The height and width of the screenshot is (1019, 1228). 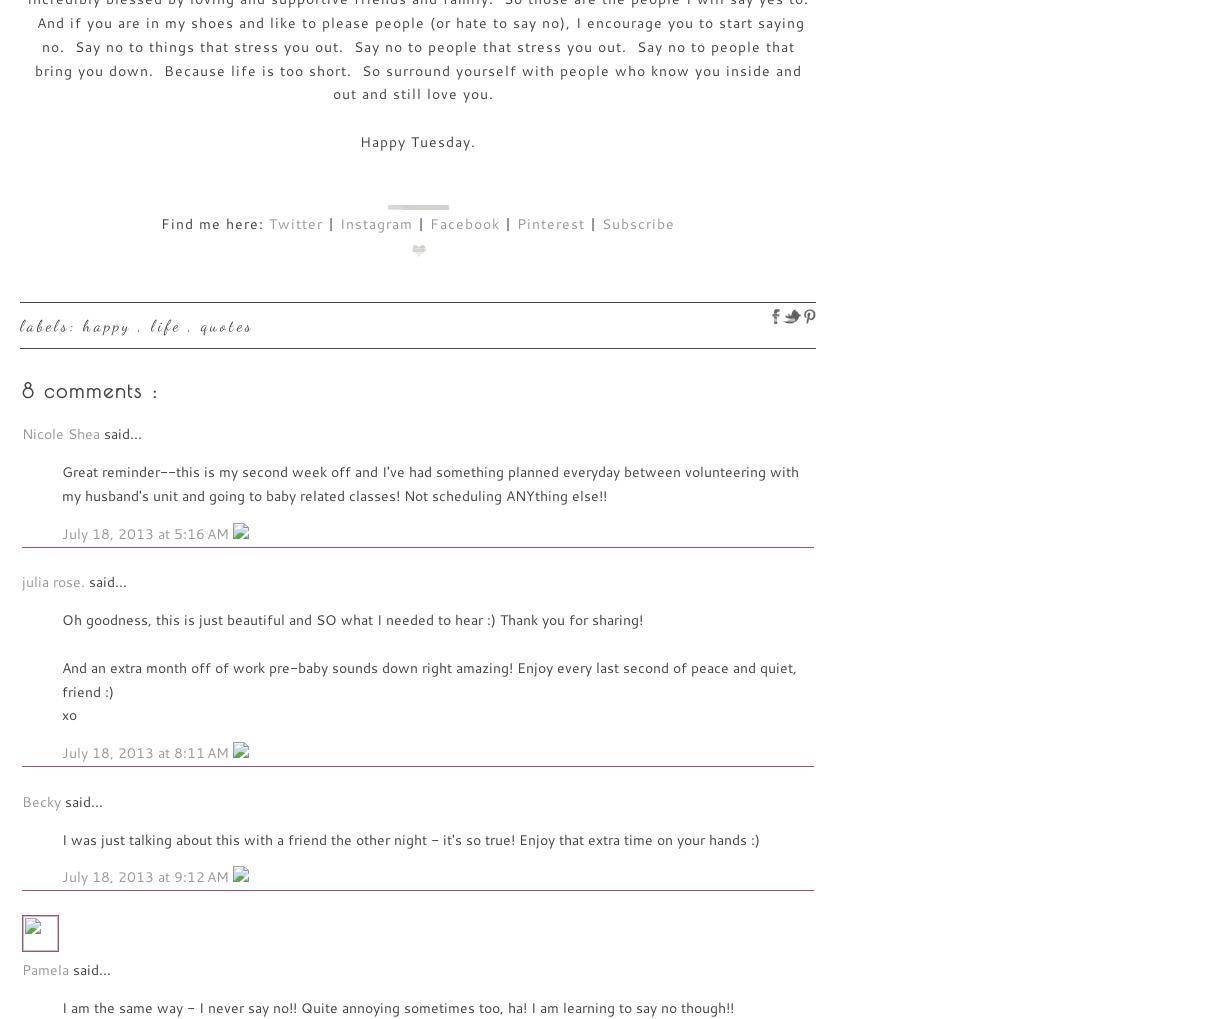 What do you see at coordinates (376, 222) in the screenshot?
I see `'Instagram'` at bounding box center [376, 222].